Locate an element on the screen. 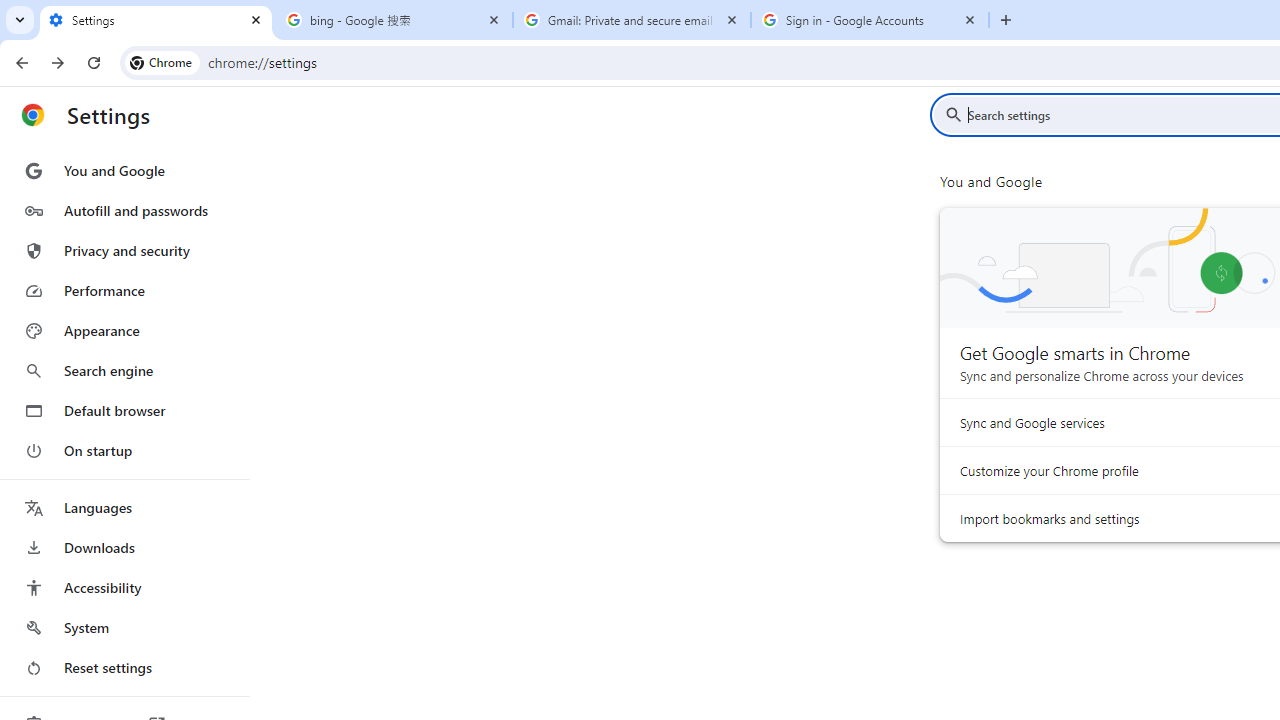  'Appearance' is located at coordinates (123, 330).